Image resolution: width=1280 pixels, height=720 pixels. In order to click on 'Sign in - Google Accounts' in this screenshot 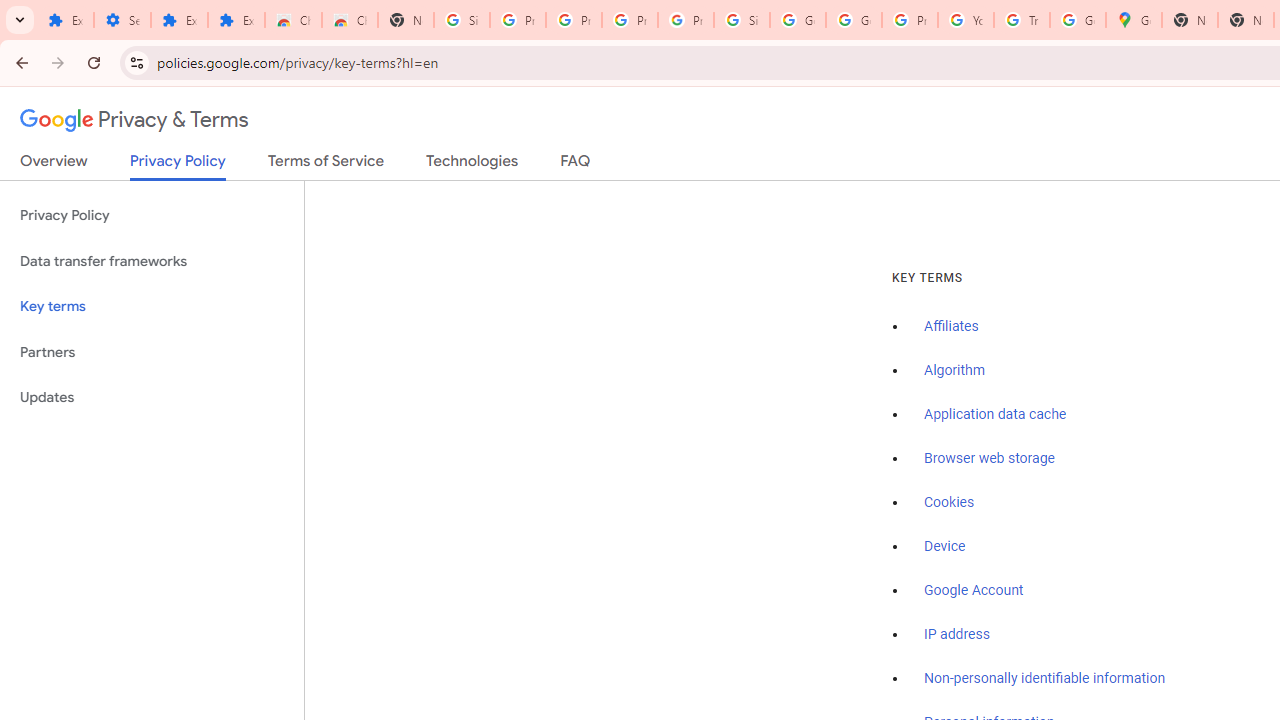, I will do `click(461, 20)`.